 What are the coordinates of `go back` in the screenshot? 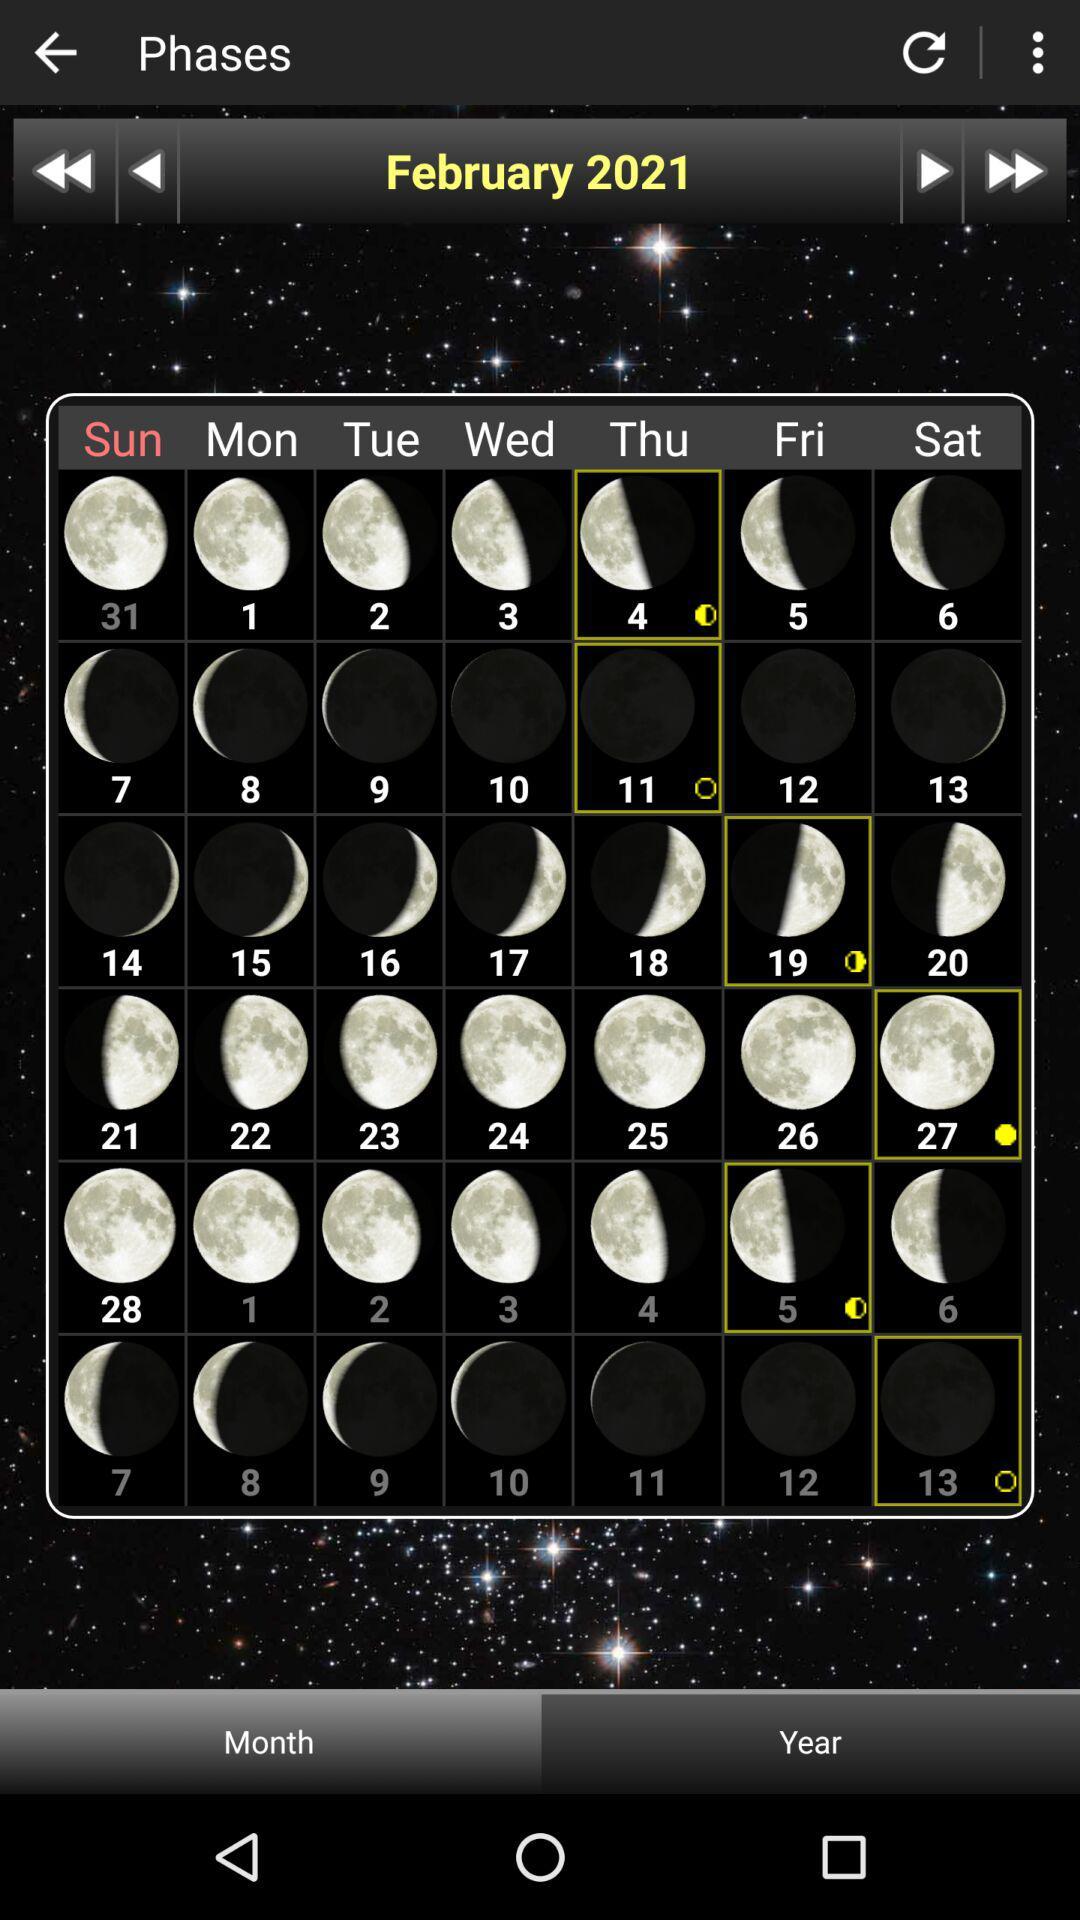 It's located at (54, 52).